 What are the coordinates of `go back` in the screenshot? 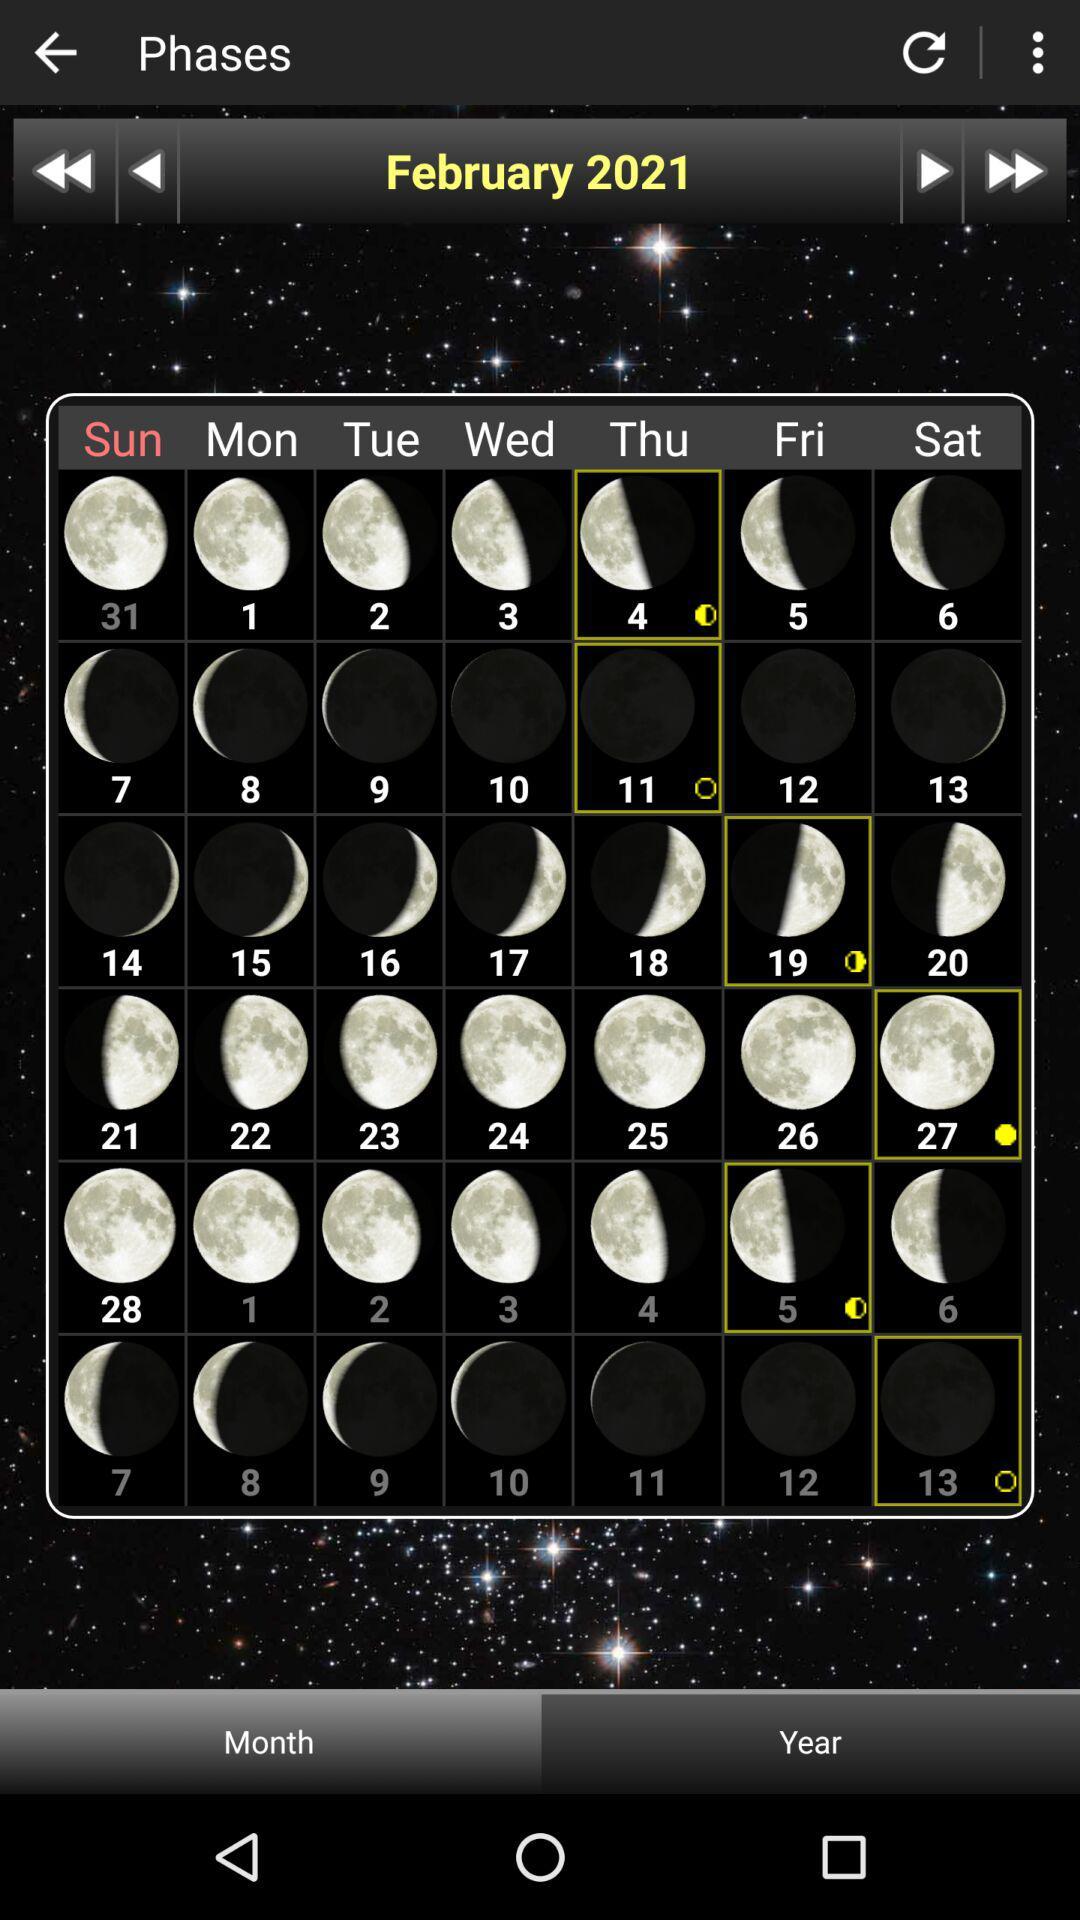 It's located at (54, 52).